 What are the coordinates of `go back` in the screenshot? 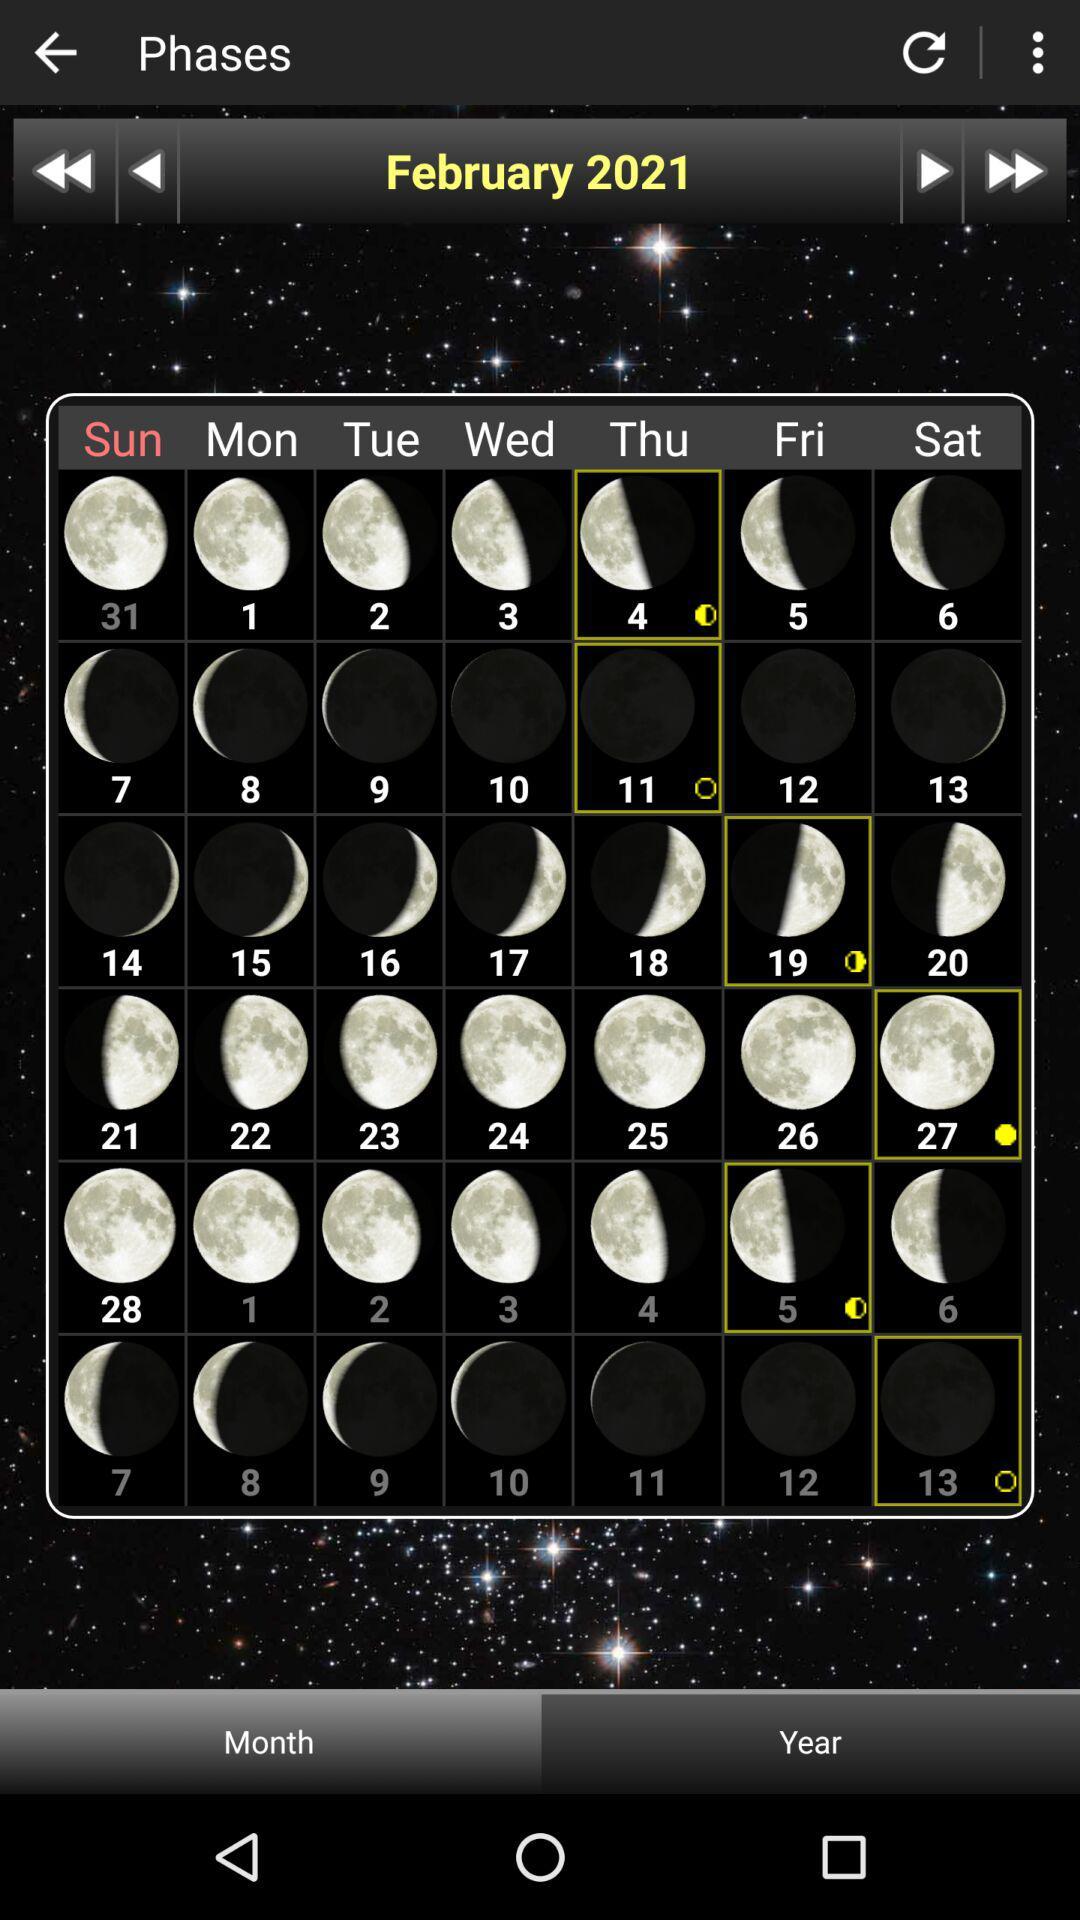 It's located at (54, 52).